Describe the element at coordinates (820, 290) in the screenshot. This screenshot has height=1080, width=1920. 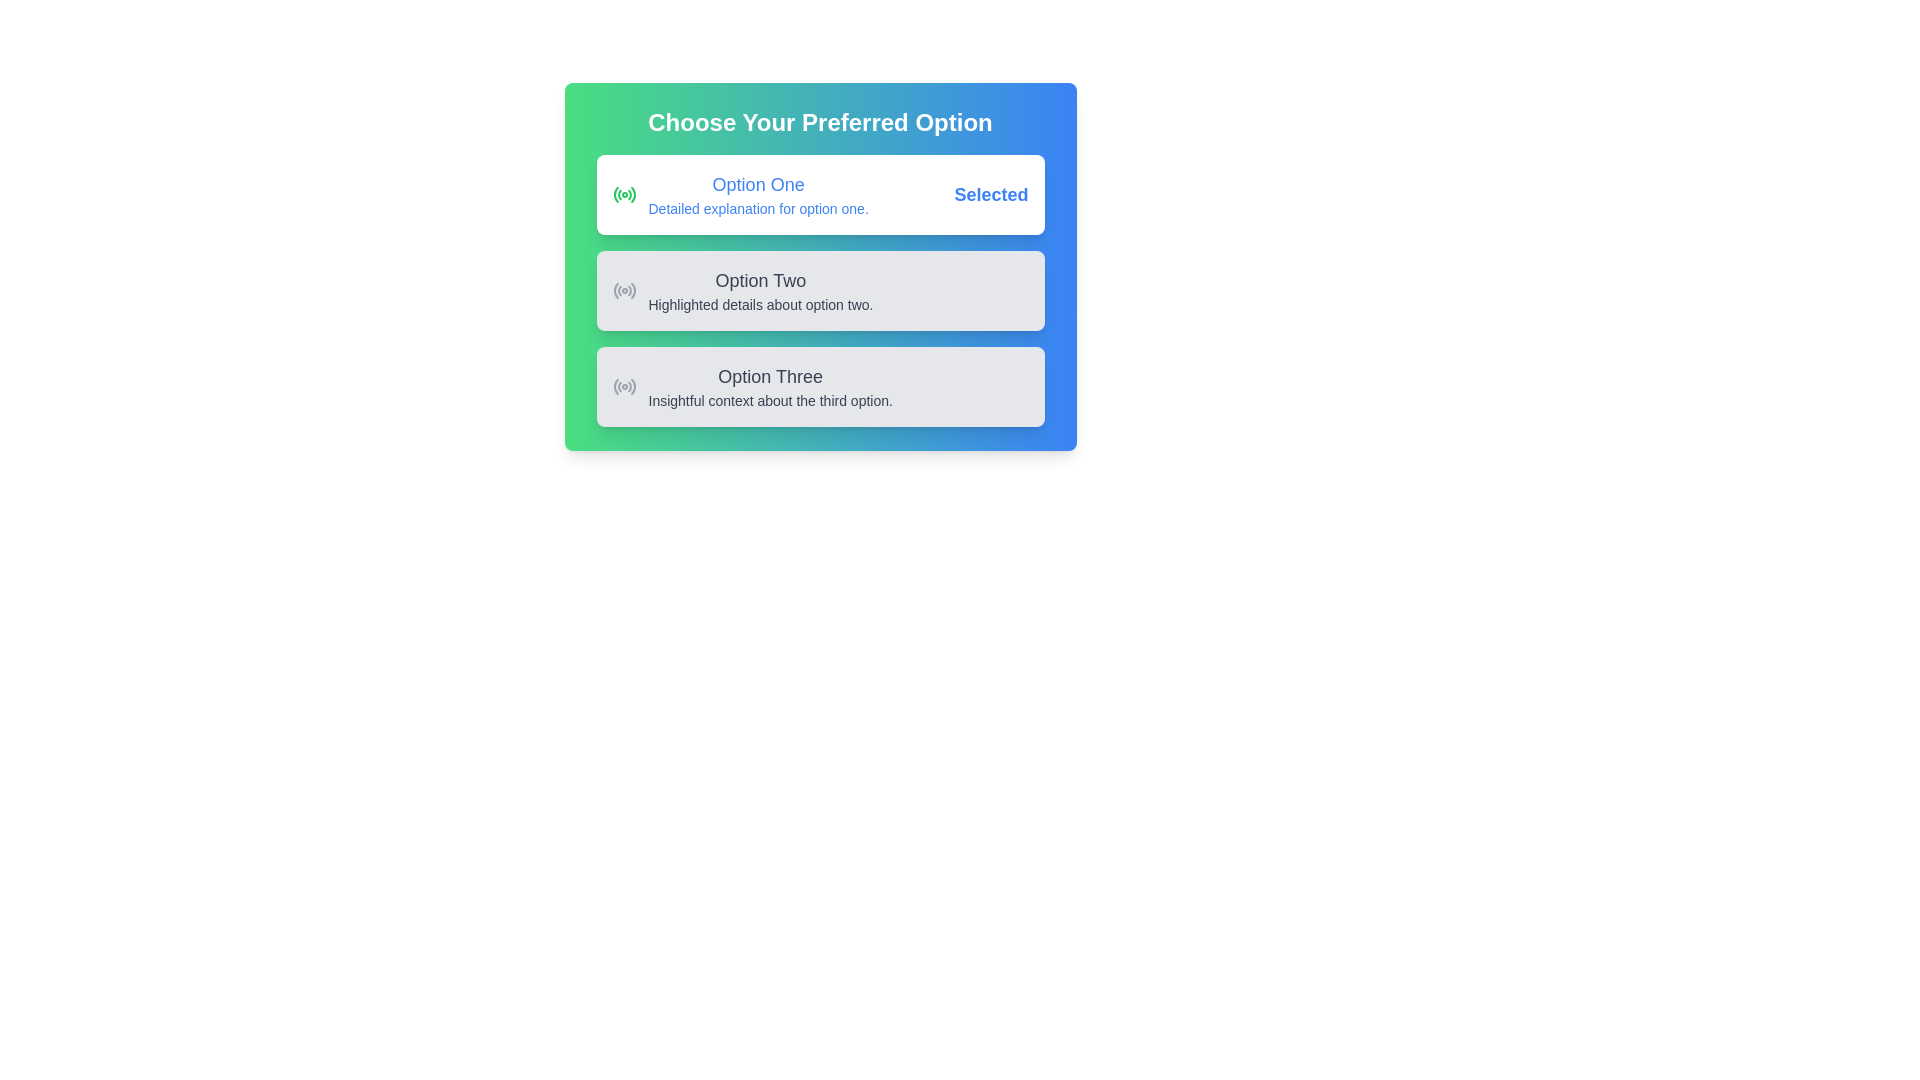
I see `the second radio button option labeled 'Option Two' with the description 'Highlighted details about option two'` at that location.